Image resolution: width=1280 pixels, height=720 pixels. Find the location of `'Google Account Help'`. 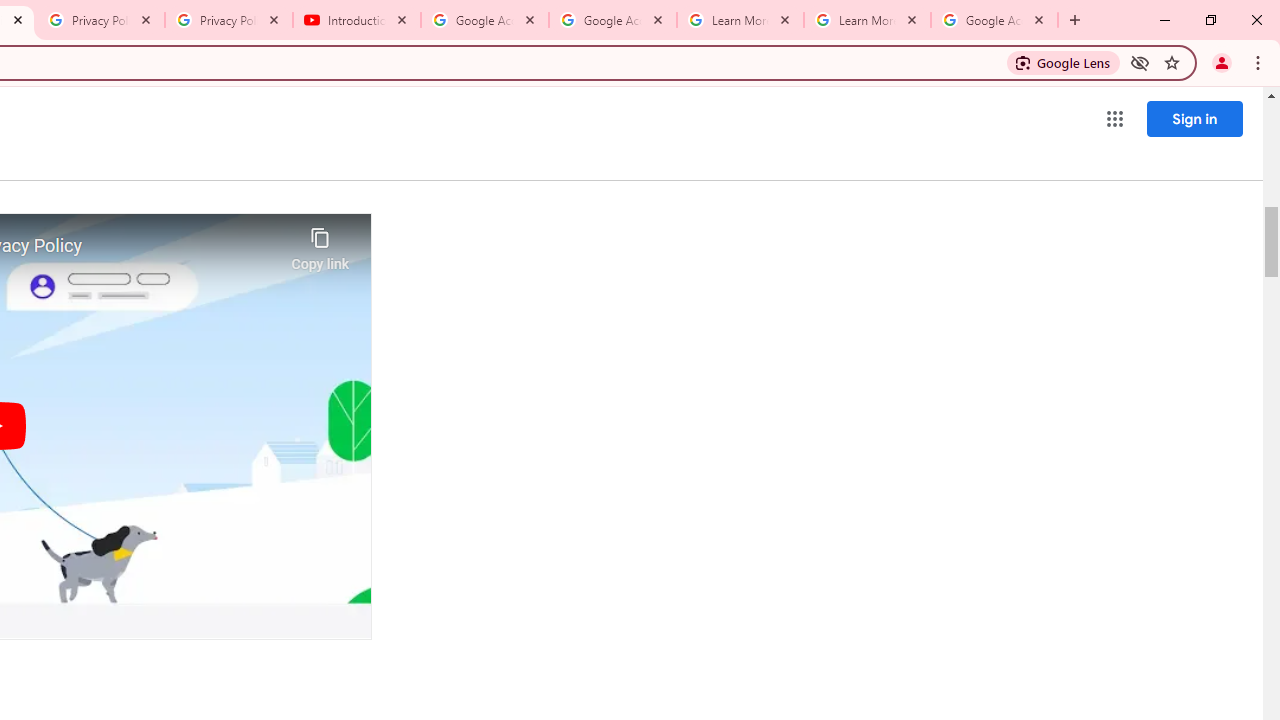

'Google Account Help' is located at coordinates (485, 20).